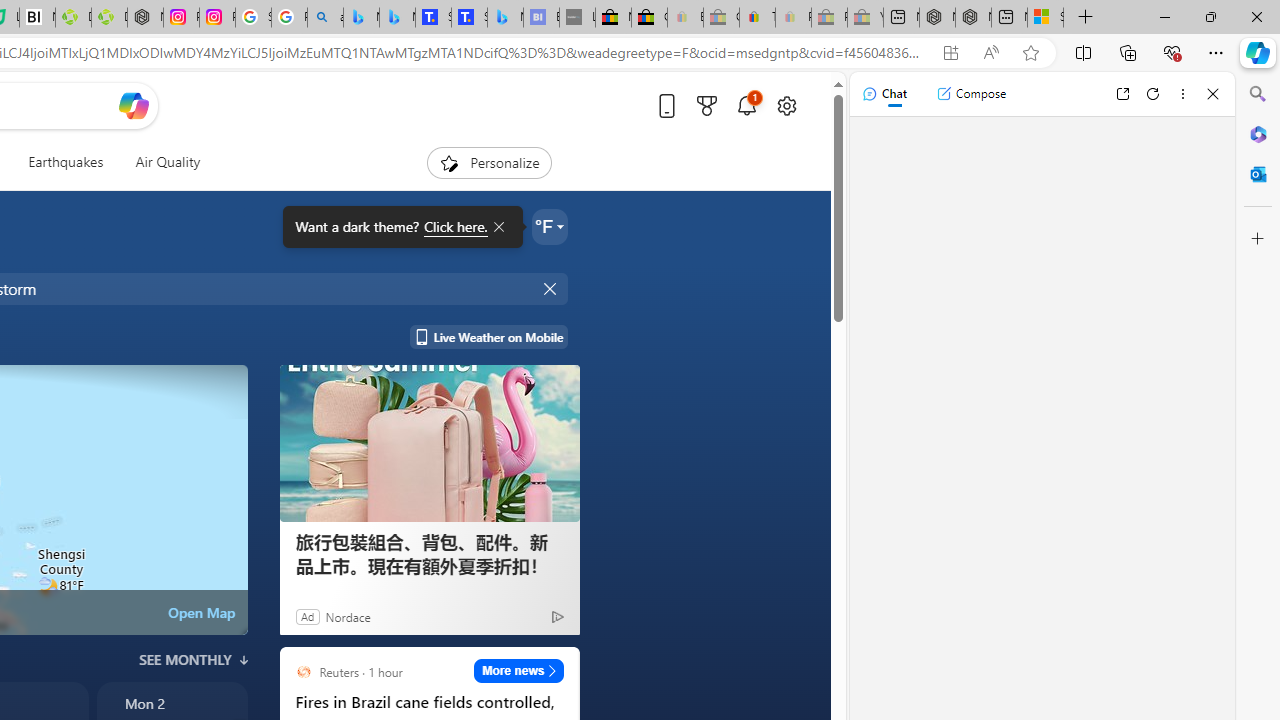 The width and height of the screenshot is (1280, 720). I want to click on 'Notifications', so click(745, 105).